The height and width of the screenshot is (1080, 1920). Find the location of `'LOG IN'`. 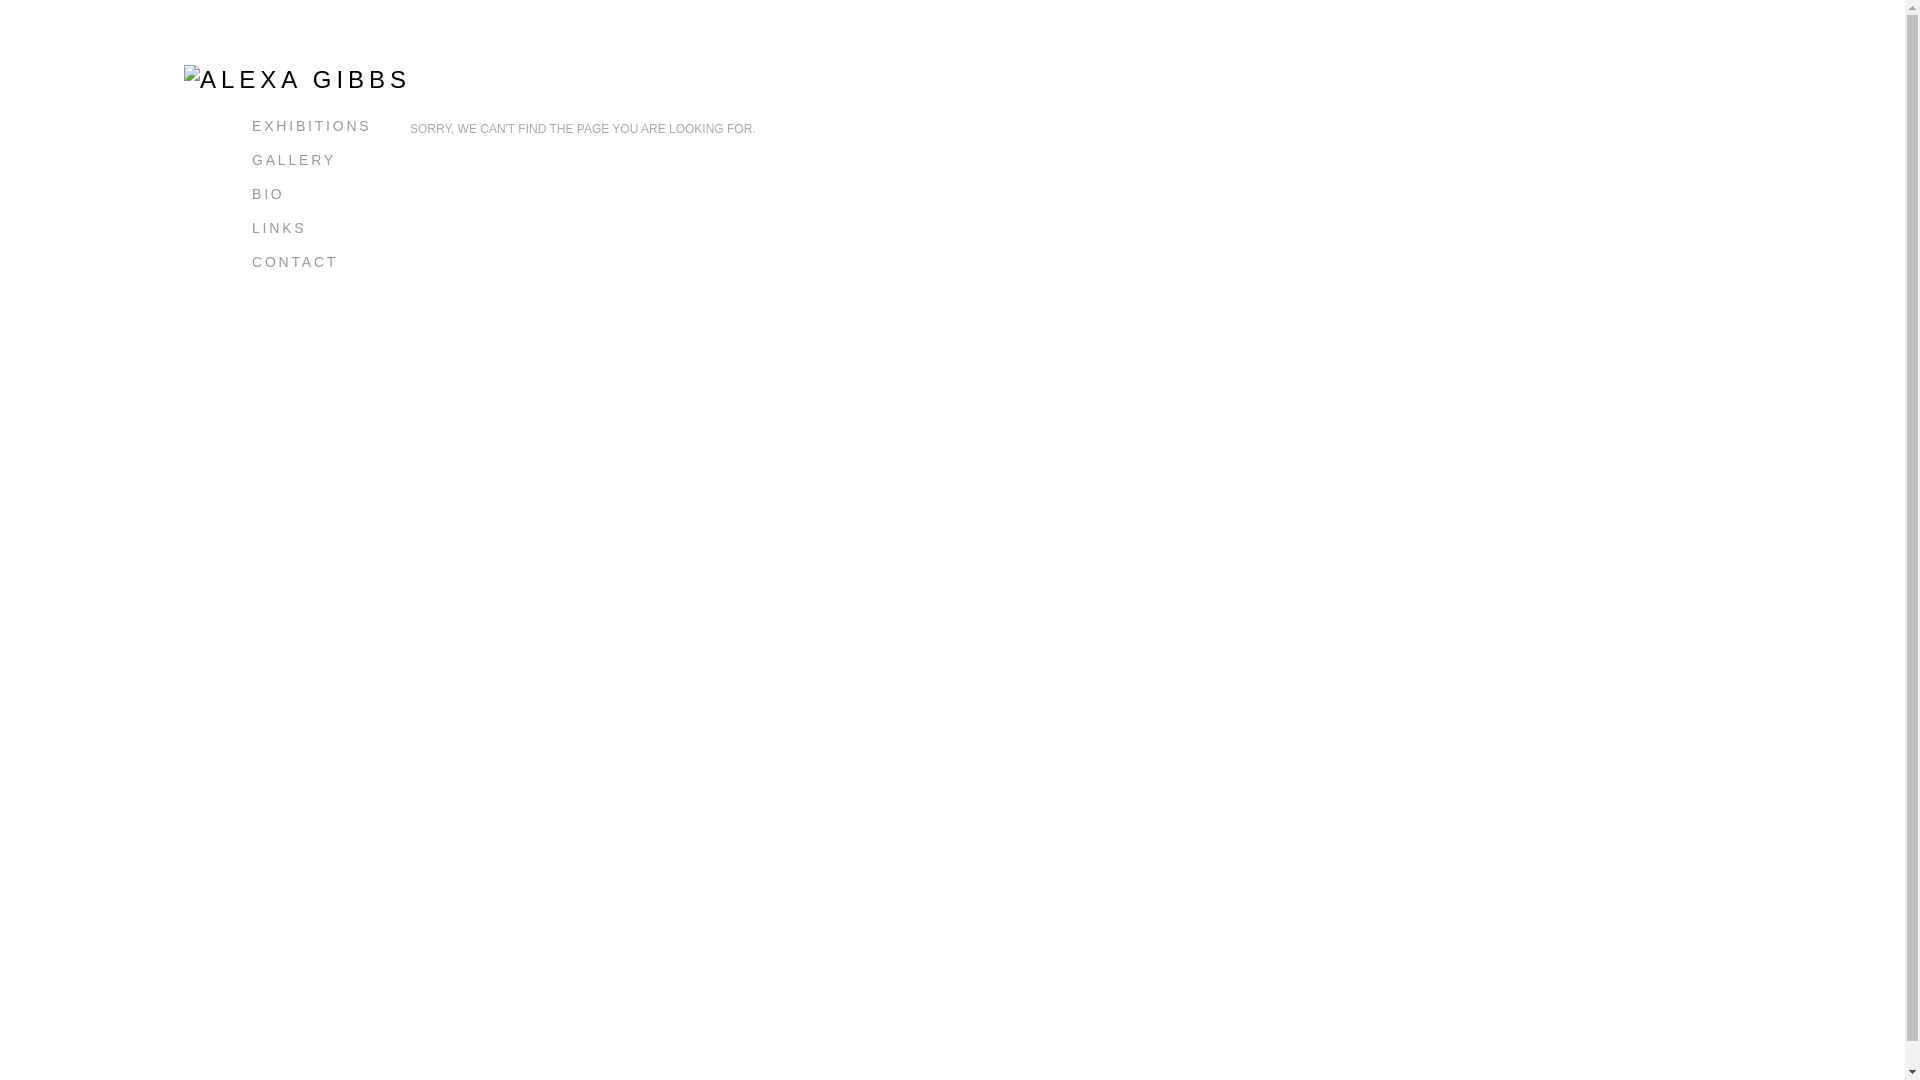

'LOG IN' is located at coordinates (251, 296).